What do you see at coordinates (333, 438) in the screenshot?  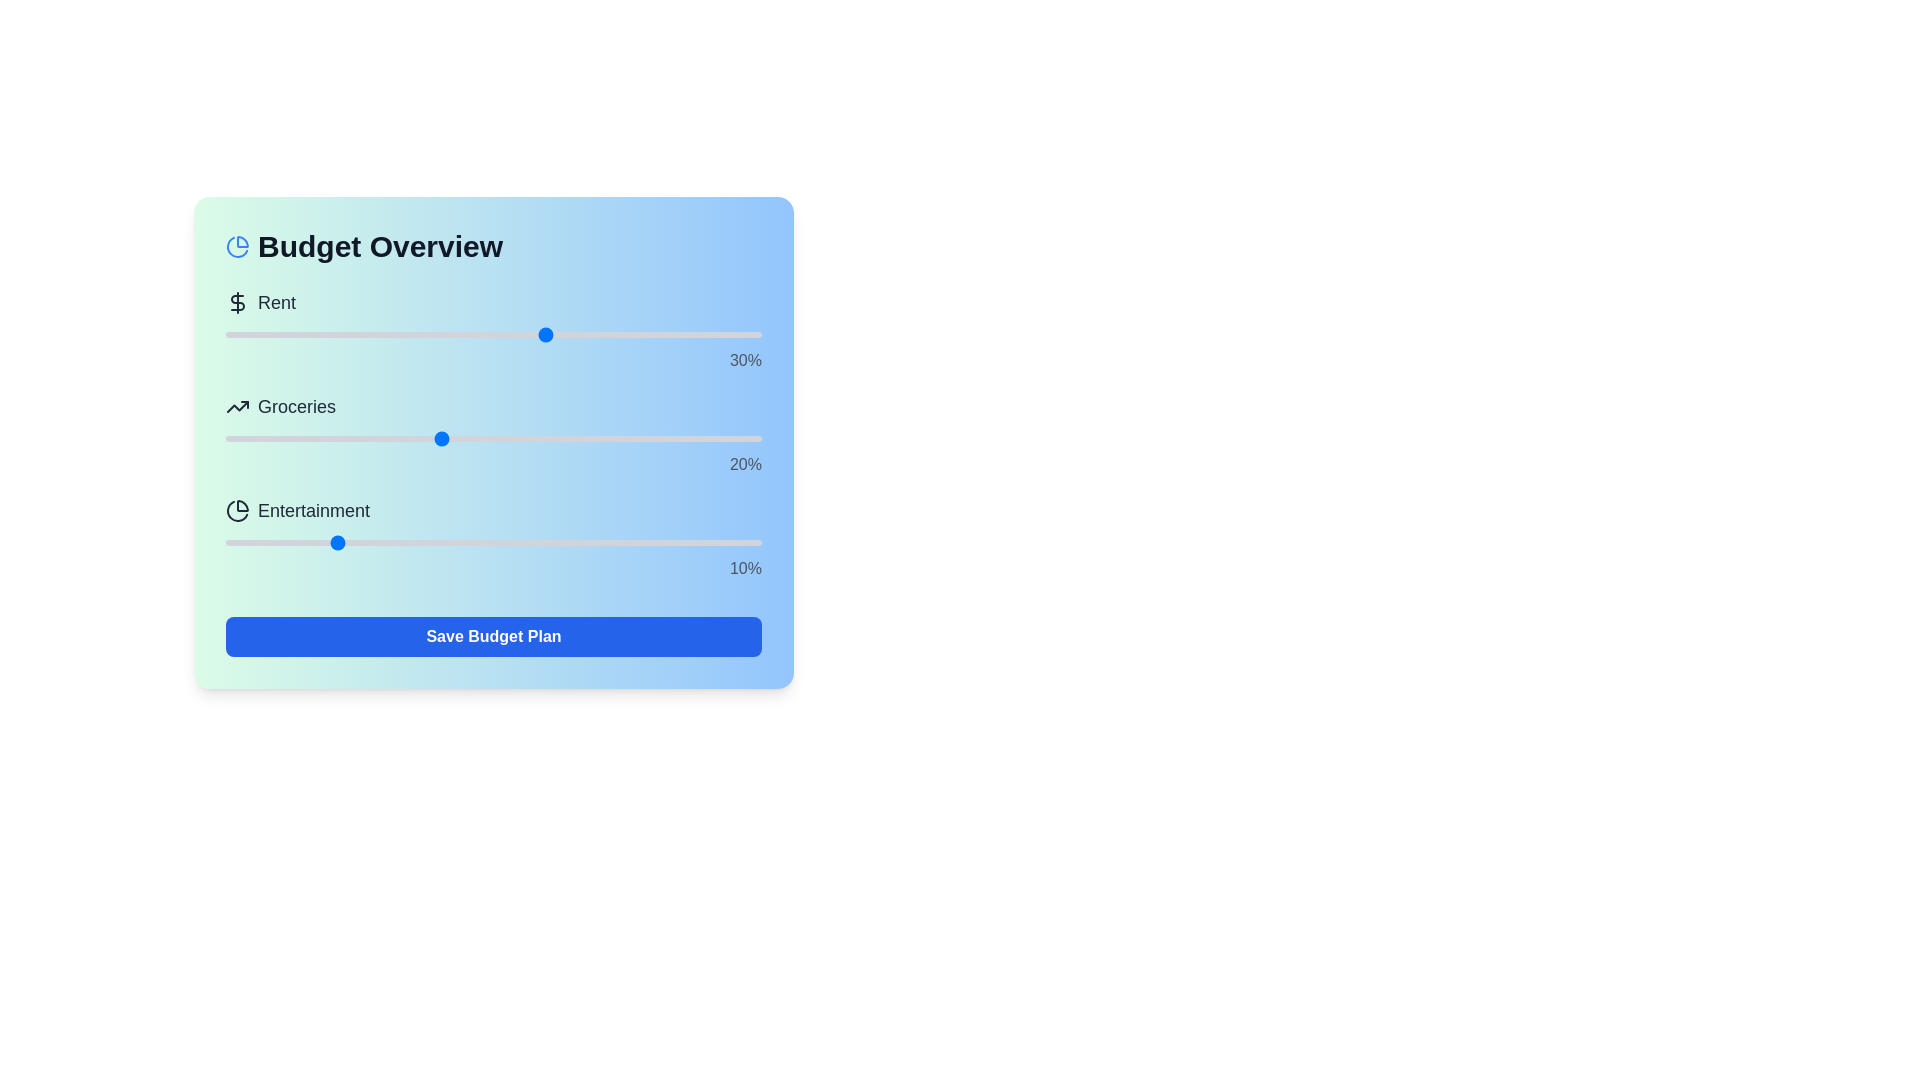 I see `the 'Groceries' slider` at bounding box center [333, 438].